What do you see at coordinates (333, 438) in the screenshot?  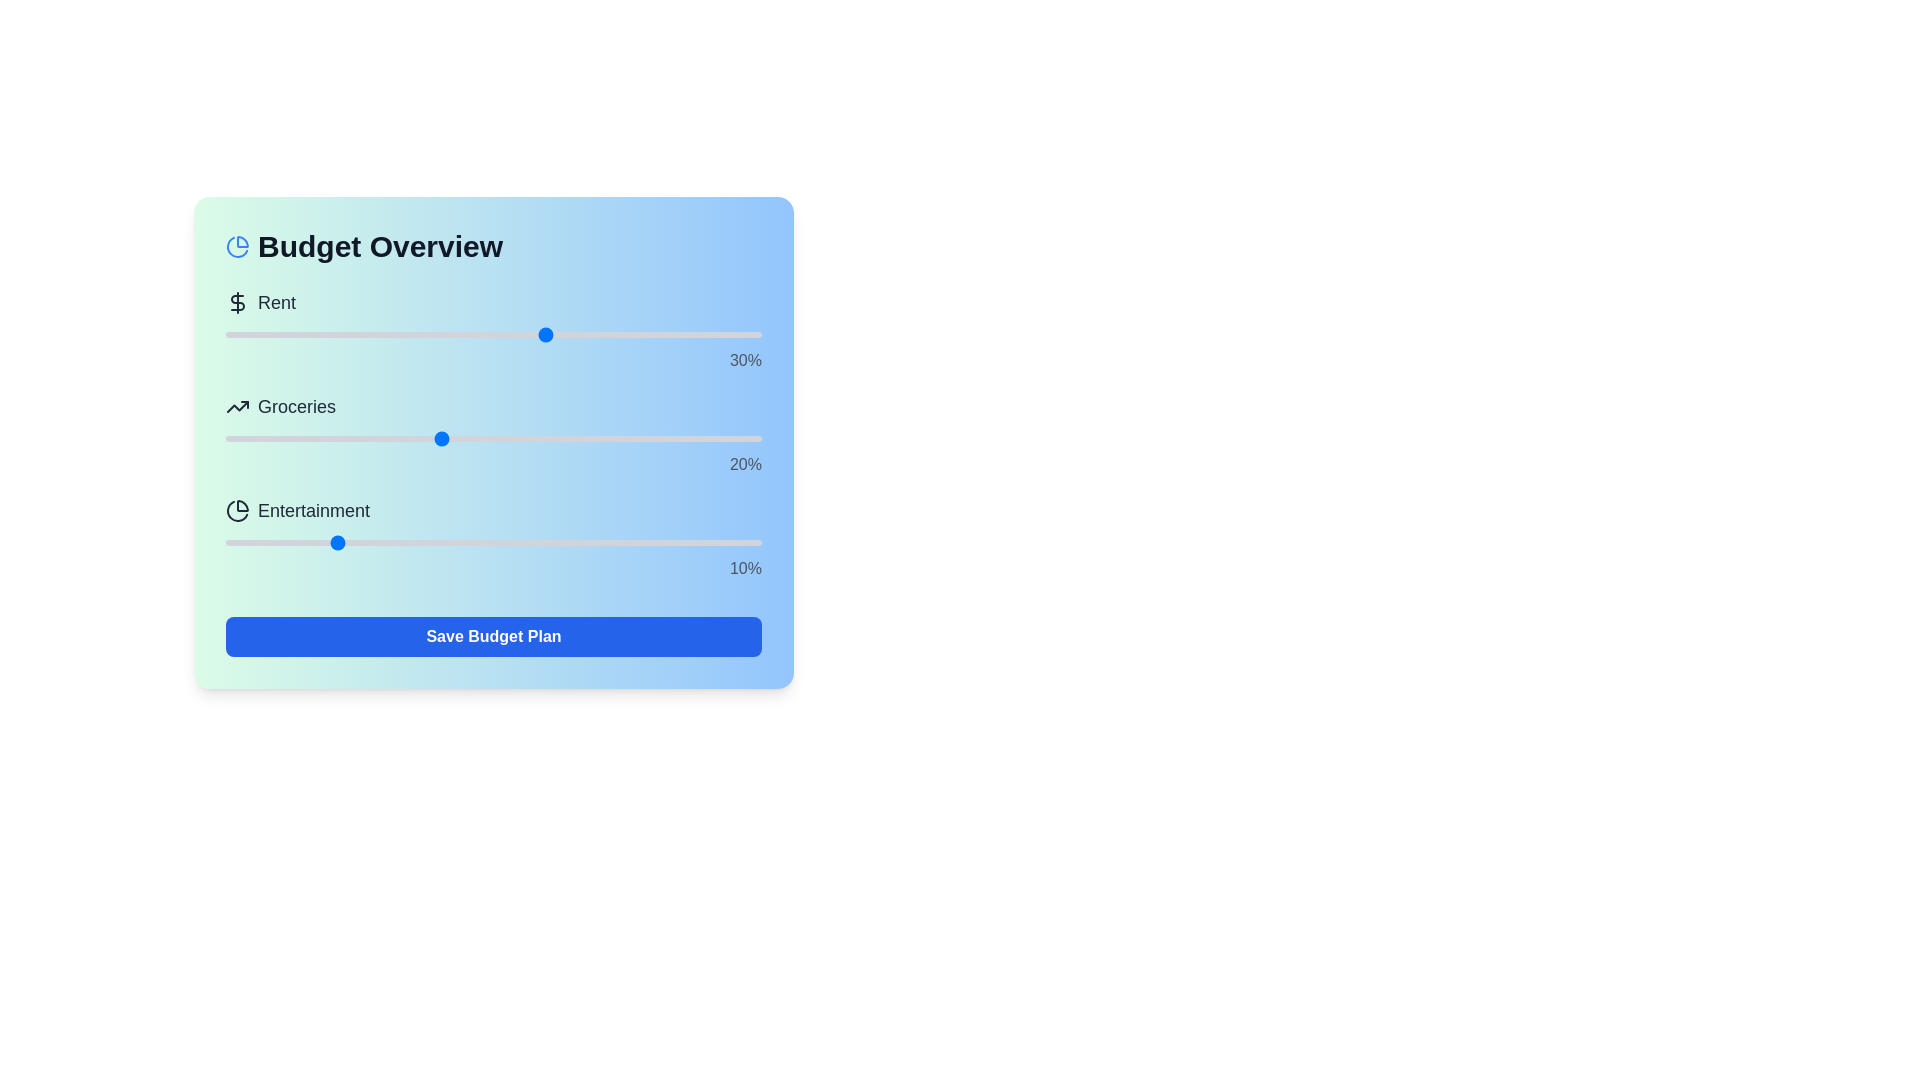 I see `the 'Groceries' slider` at bounding box center [333, 438].